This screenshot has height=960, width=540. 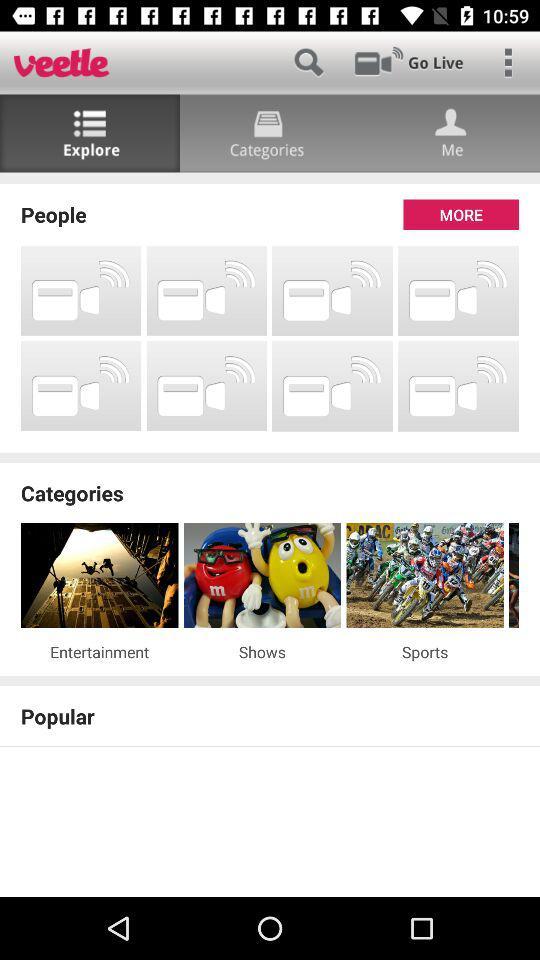 What do you see at coordinates (270, 214) in the screenshot?
I see `the people icon` at bounding box center [270, 214].